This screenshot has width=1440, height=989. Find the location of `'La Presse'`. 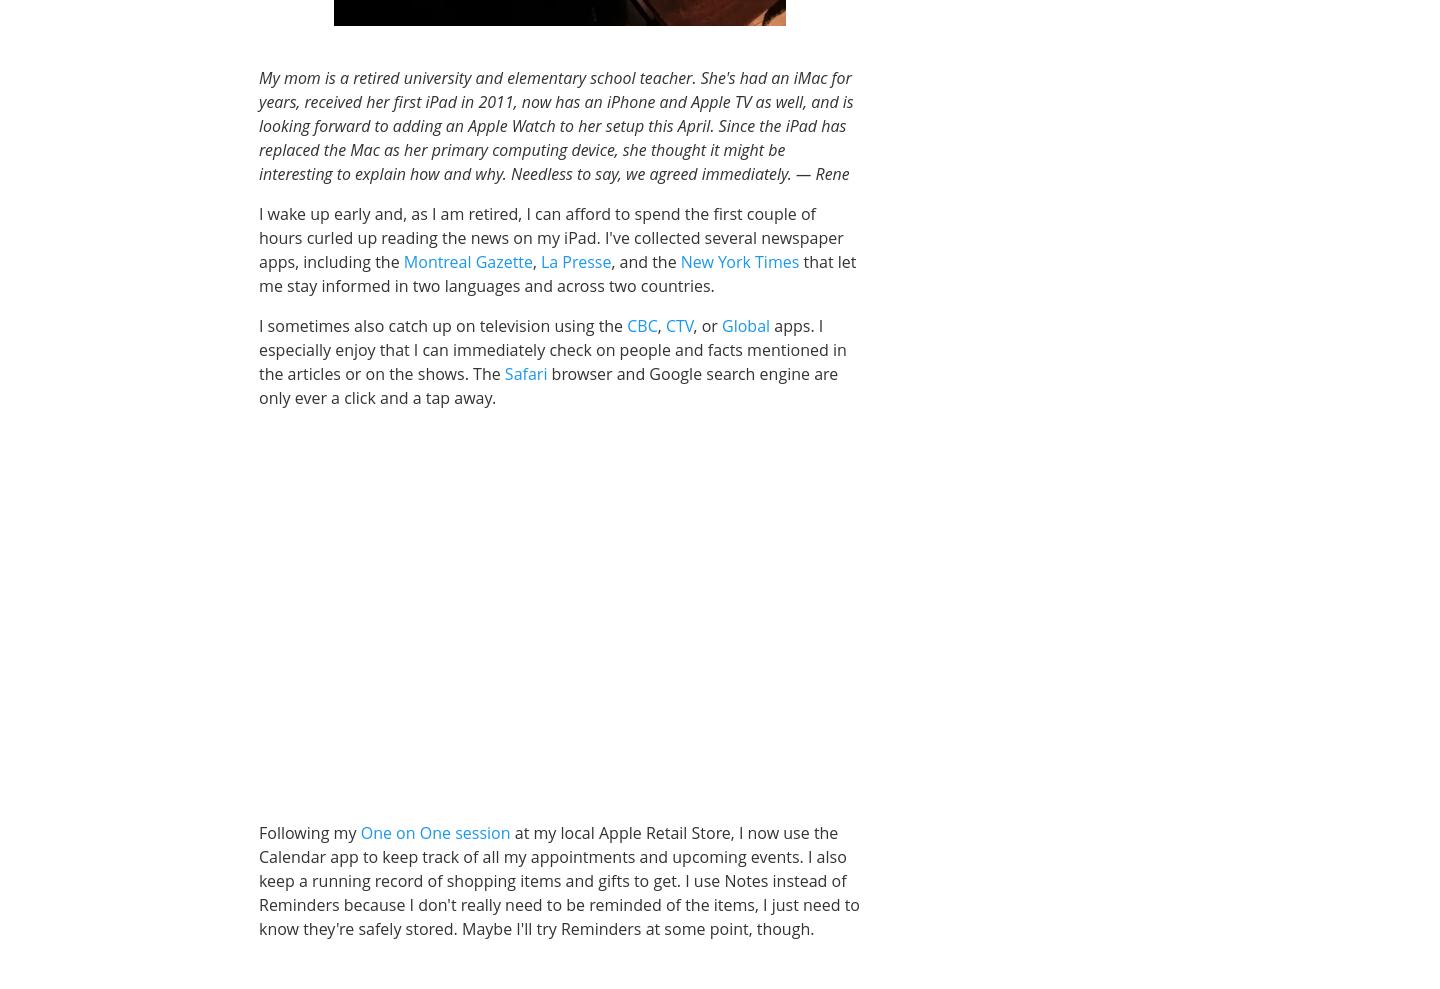

'La Presse' is located at coordinates (576, 259).